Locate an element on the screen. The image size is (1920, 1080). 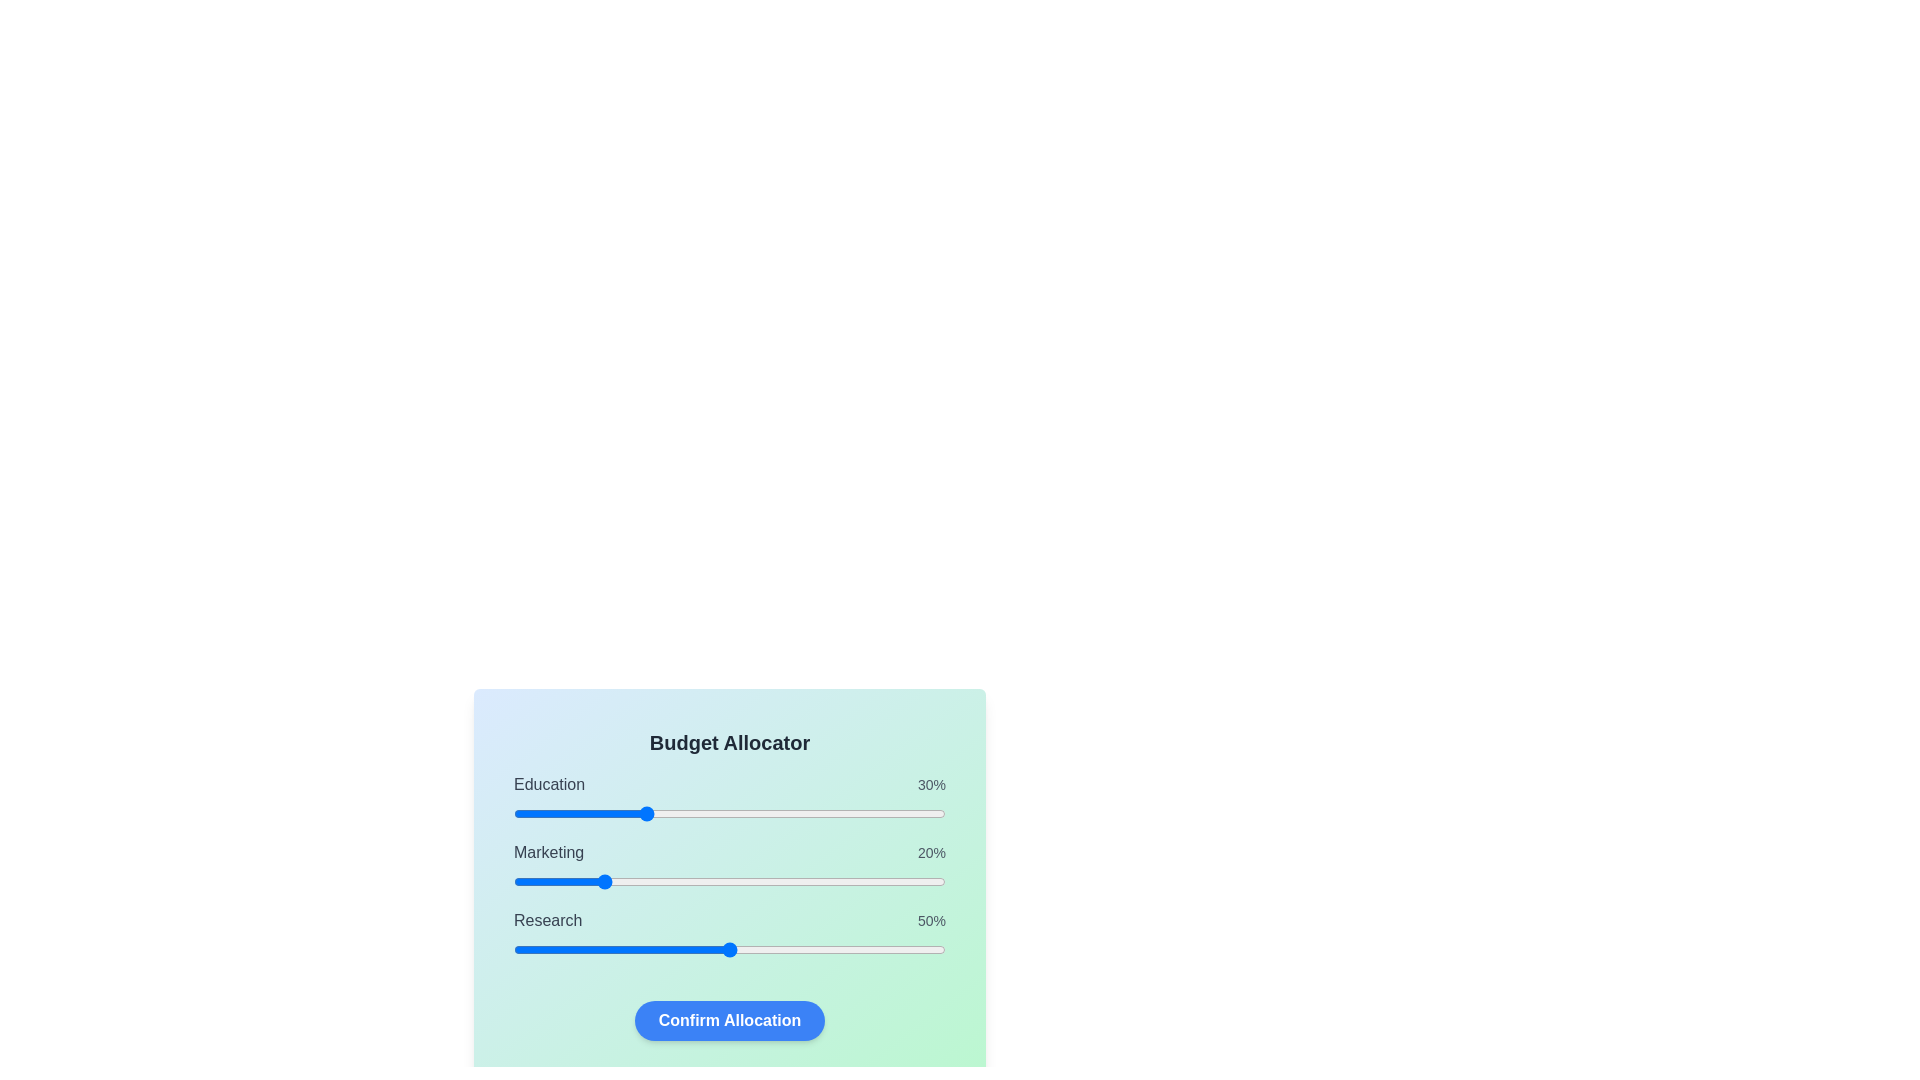
the 'Confirm Allocation' button is located at coordinates (728, 1021).